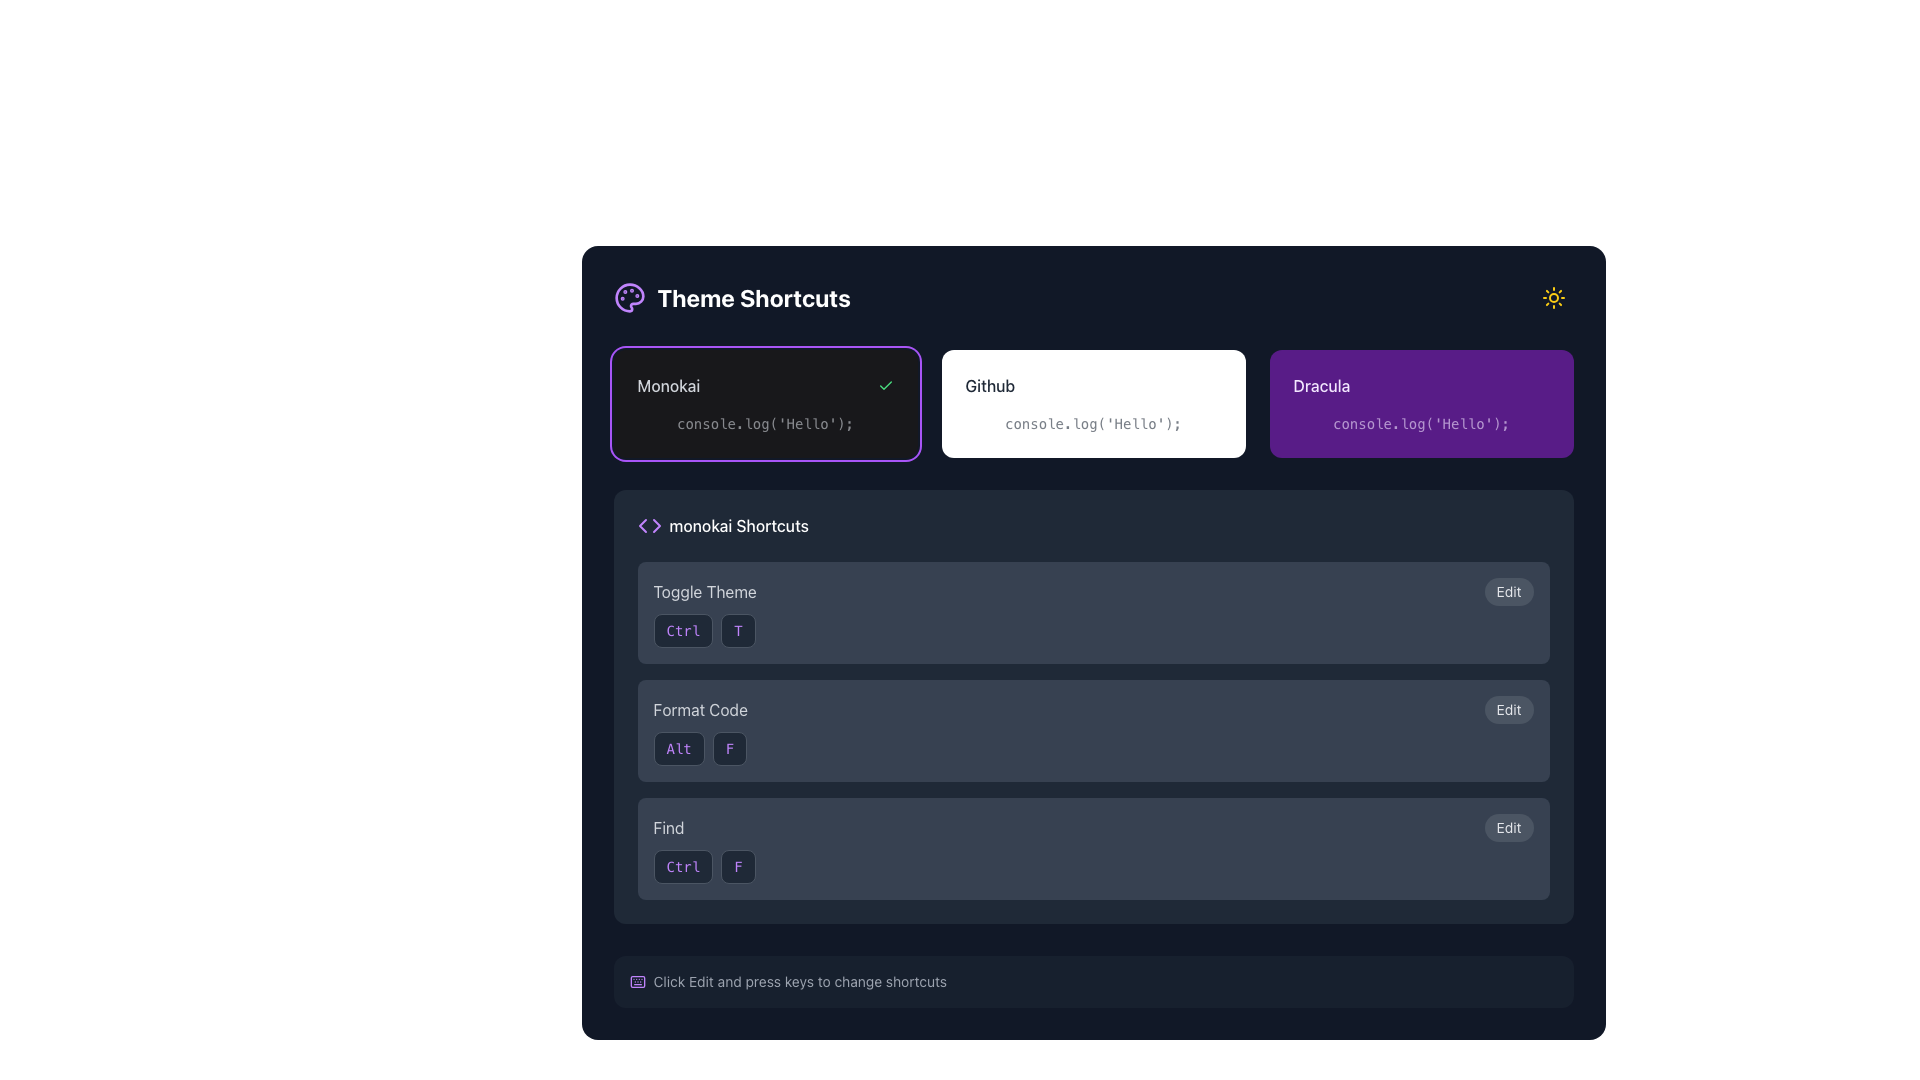 Image resolution: width=1920 pixels, height=1080 pixels. Describe the element at coordinates (1092, 404) in the screenshot. I see `the middle selectable tile for the 'Github' theme` at that location.